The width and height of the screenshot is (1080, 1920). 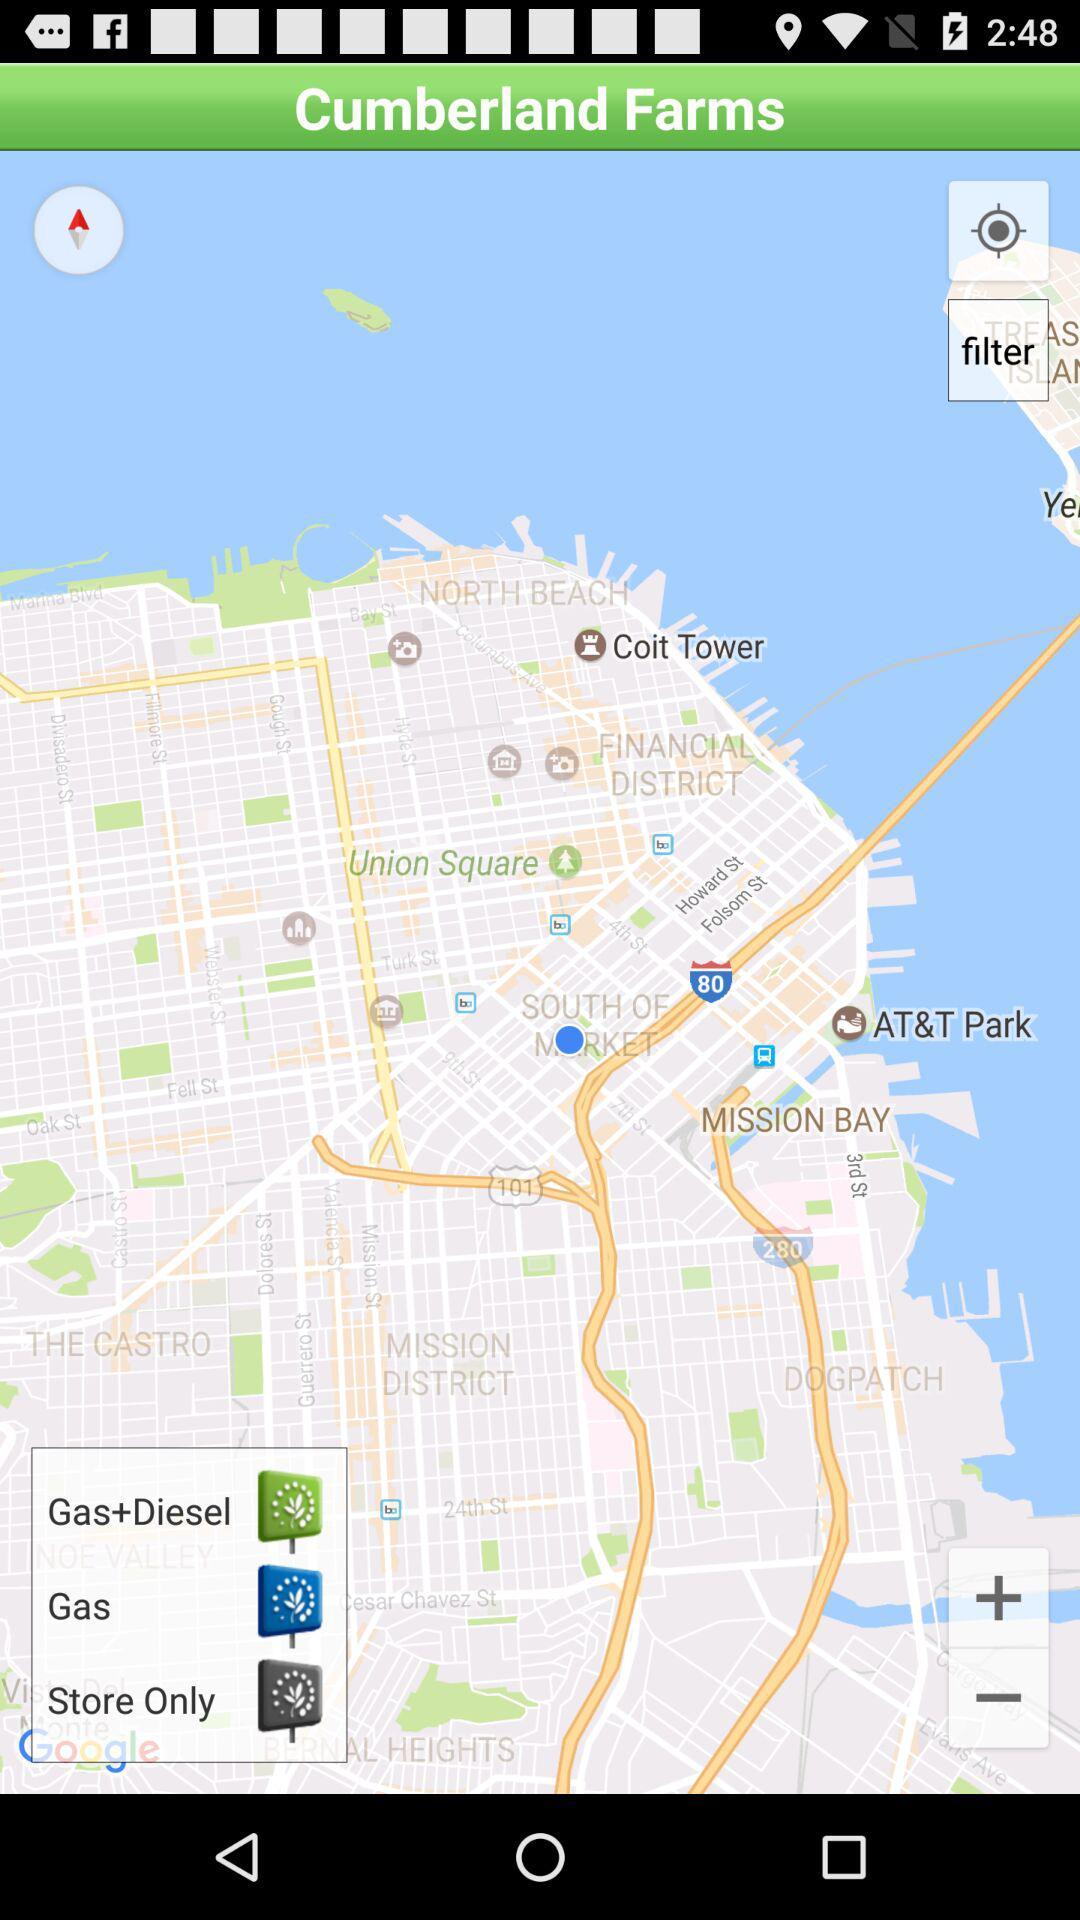 I want to click on icon below the cumberland farms app, so click(x=540, y=972).